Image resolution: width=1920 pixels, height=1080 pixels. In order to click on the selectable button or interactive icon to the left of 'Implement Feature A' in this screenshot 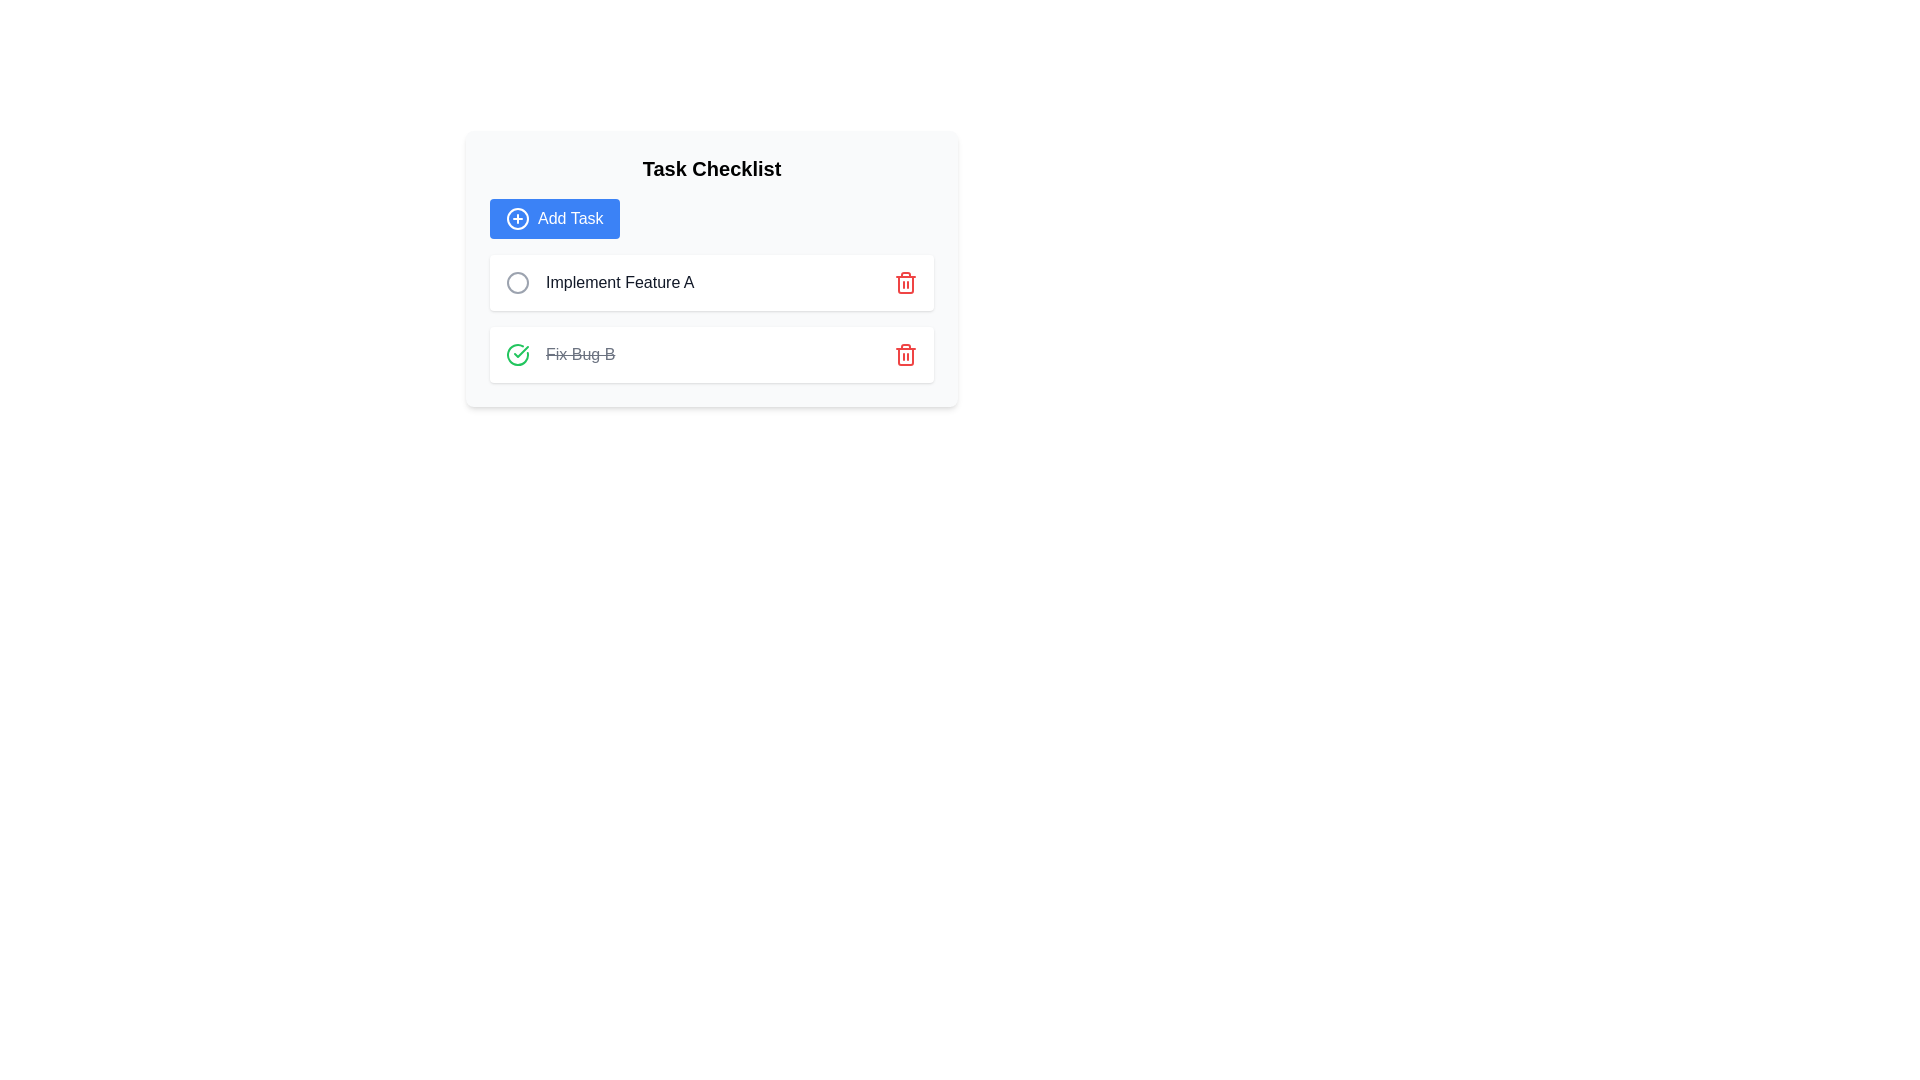, I will do `click(518, 282)`.